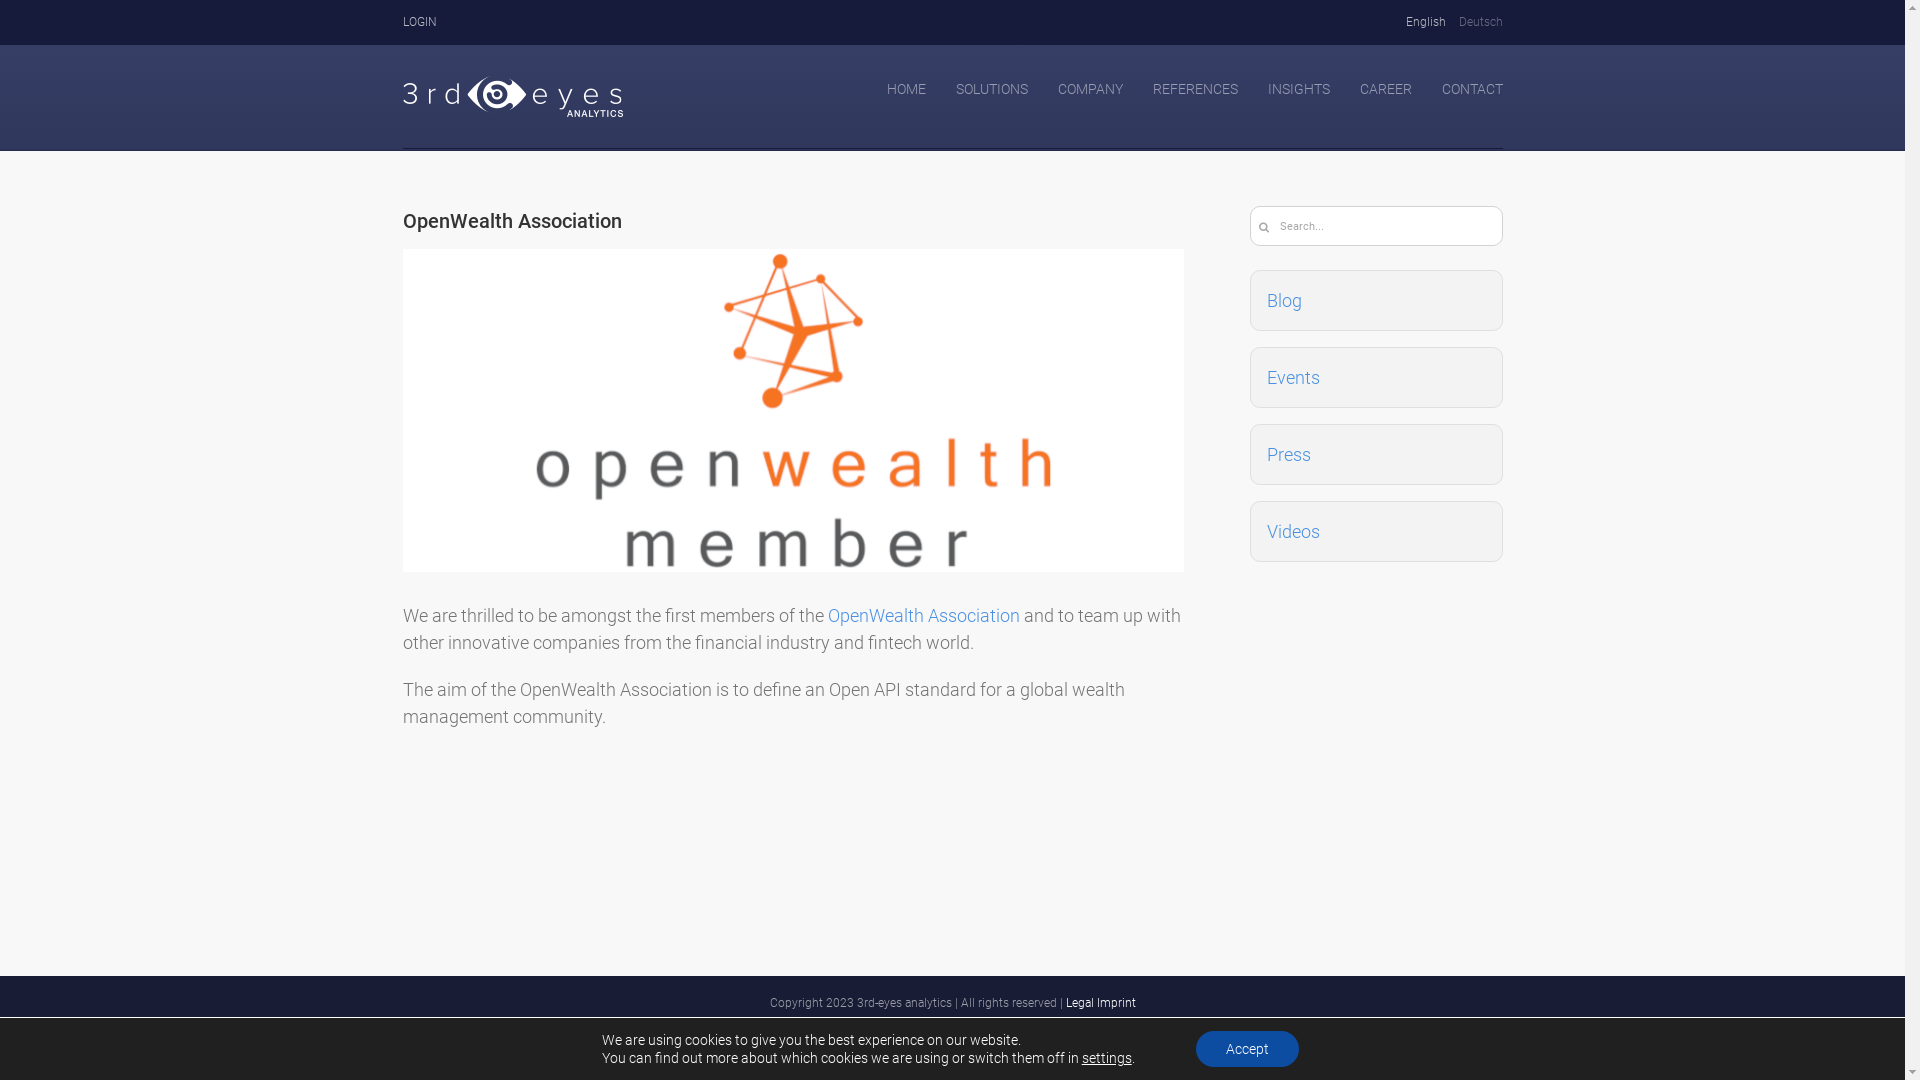  Describe the element at coordinates (1385, 86) in the screenshot. I see `'CAREER'` at that location.